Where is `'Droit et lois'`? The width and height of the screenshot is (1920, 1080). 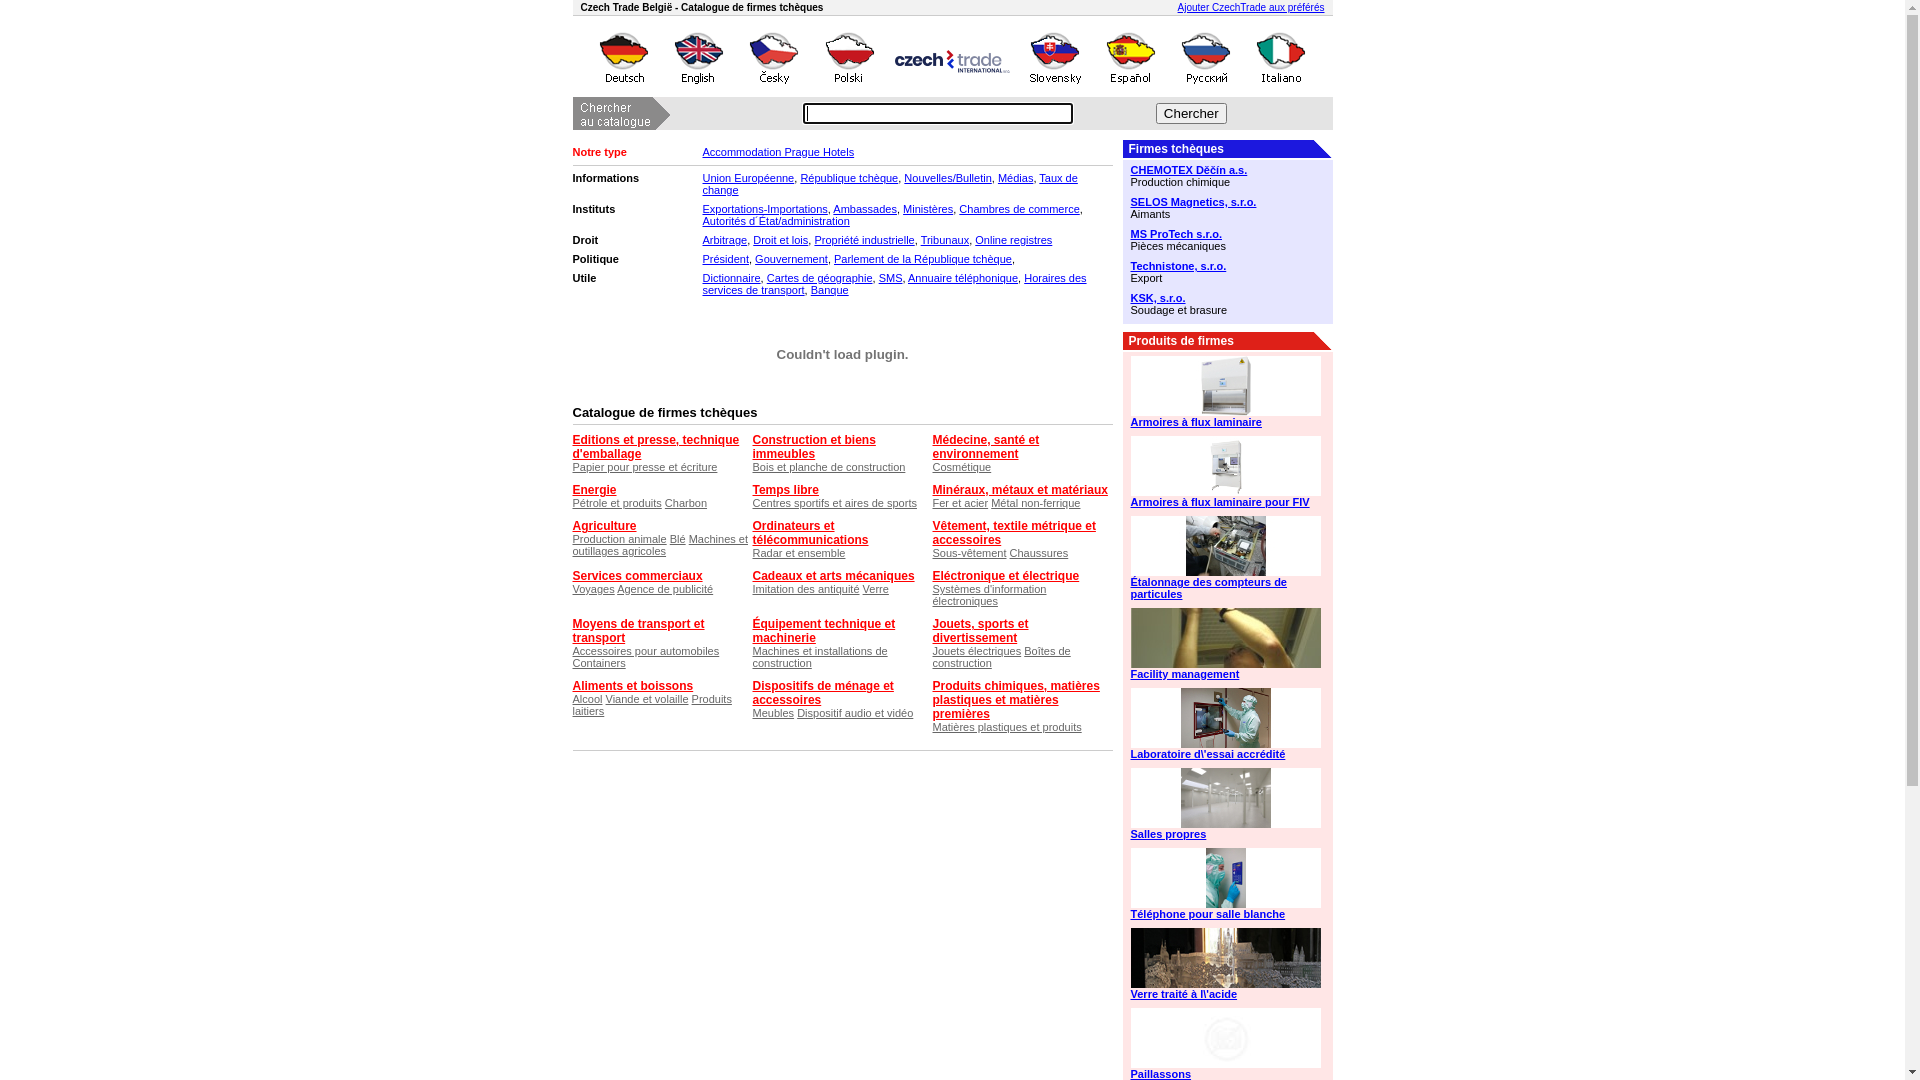
'Droit et lois' is located at coordinates (779, 238).